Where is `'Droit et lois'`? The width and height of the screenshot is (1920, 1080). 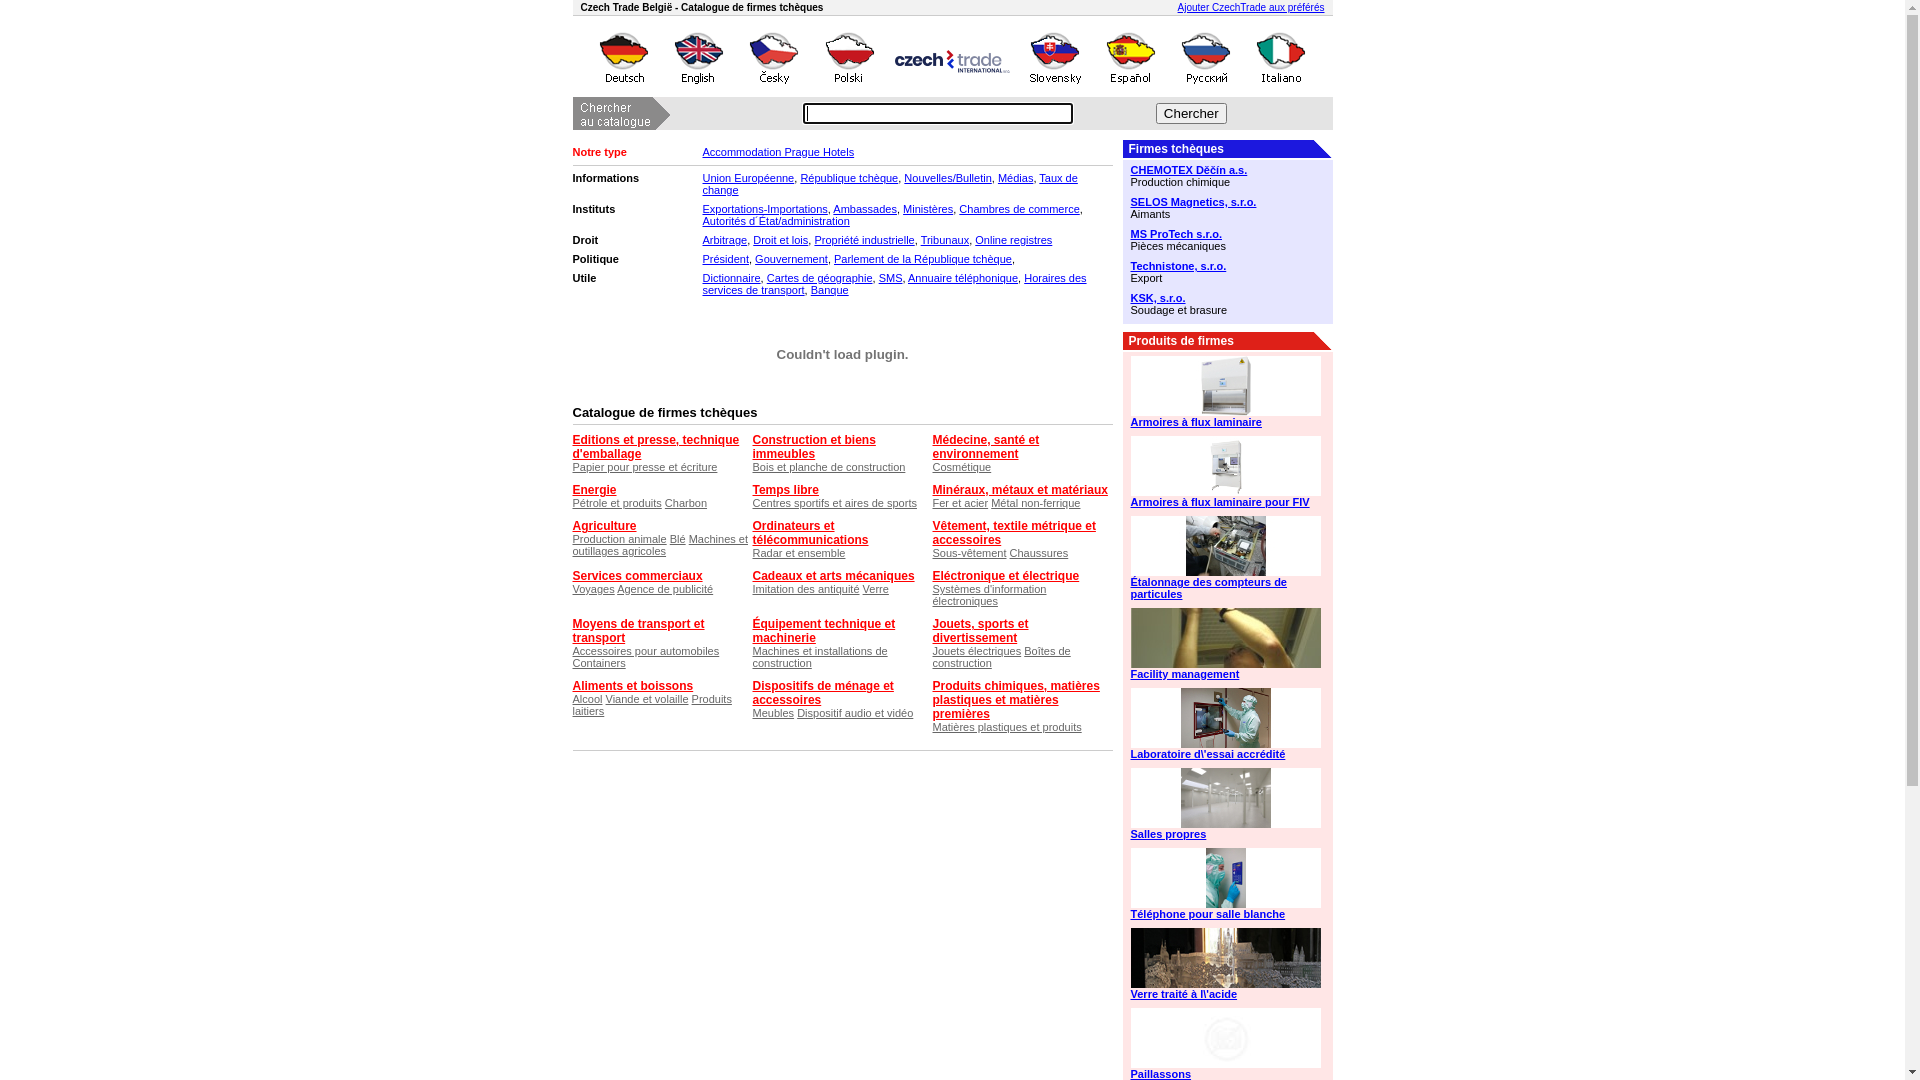
'Droit et lois' is located at coordinates (779, 238).